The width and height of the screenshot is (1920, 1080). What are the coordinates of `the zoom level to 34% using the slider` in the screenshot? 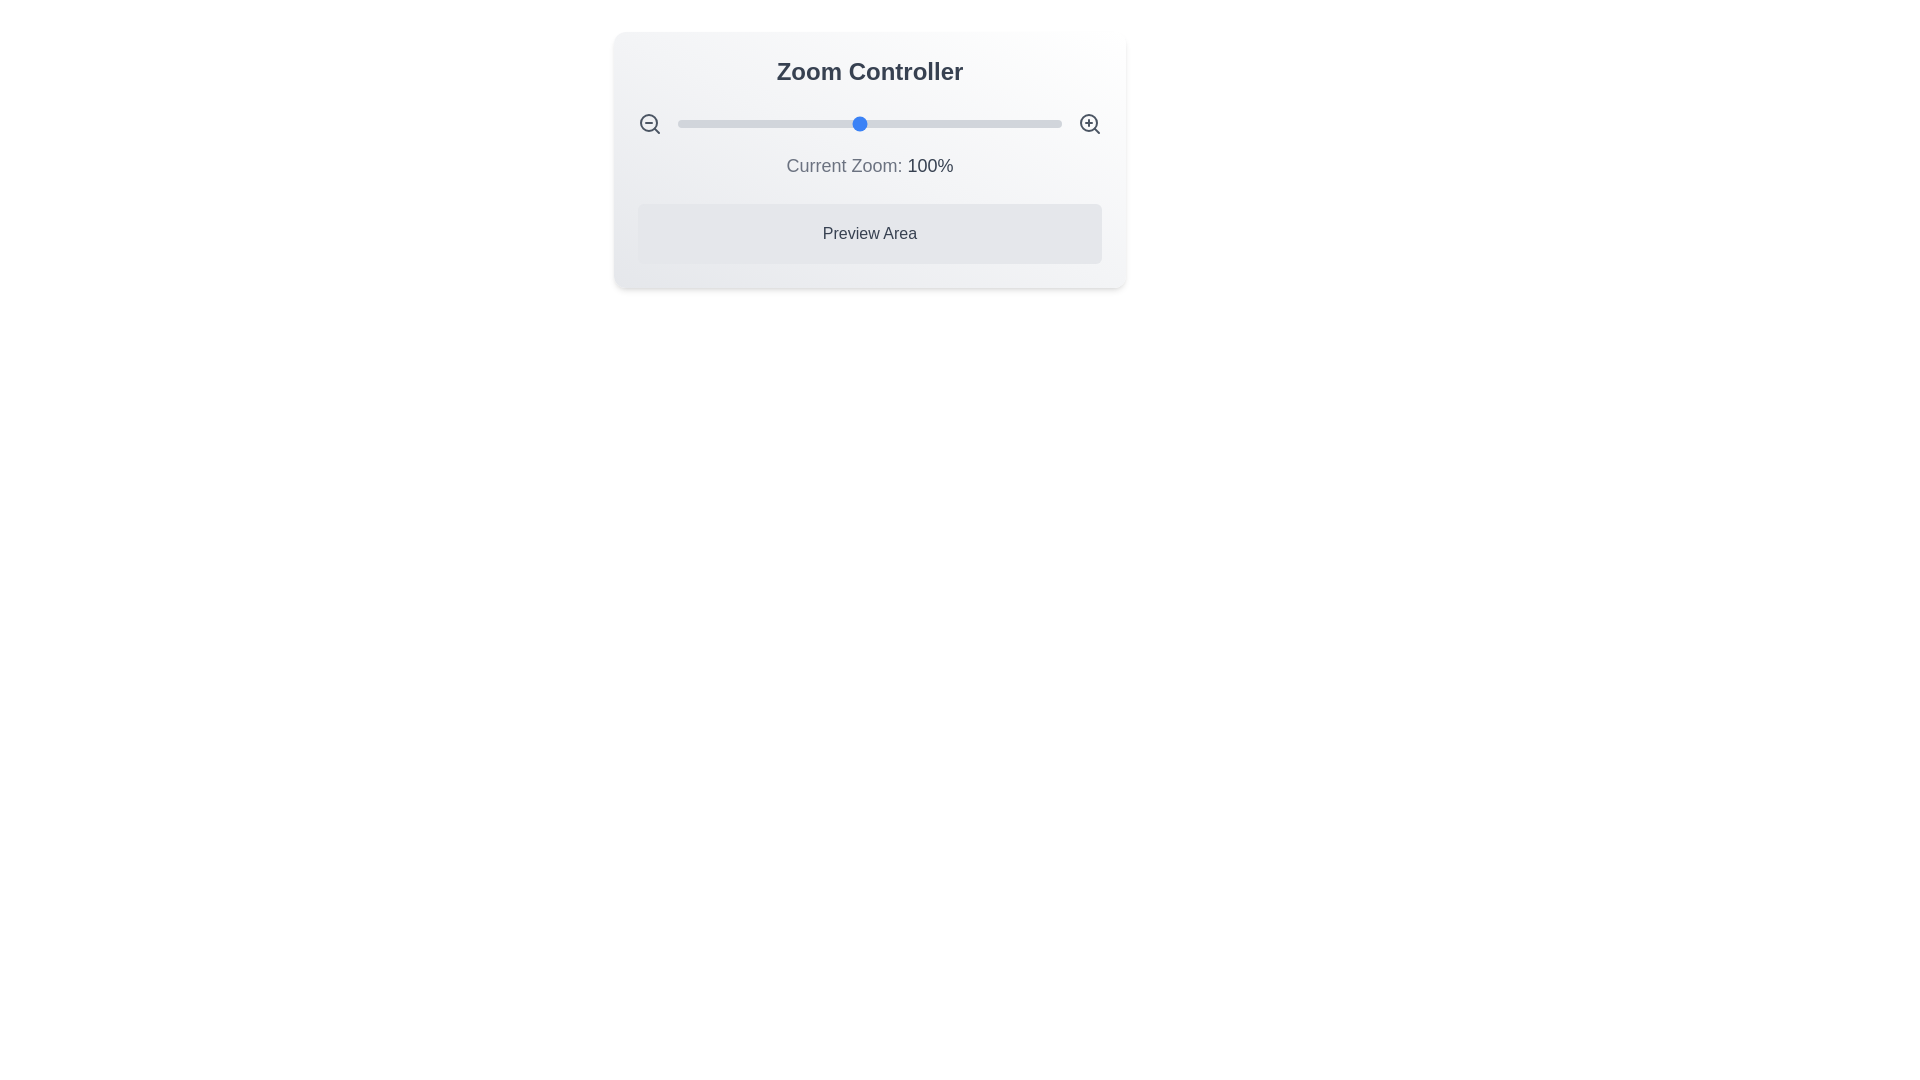 It's located at (725, 123).